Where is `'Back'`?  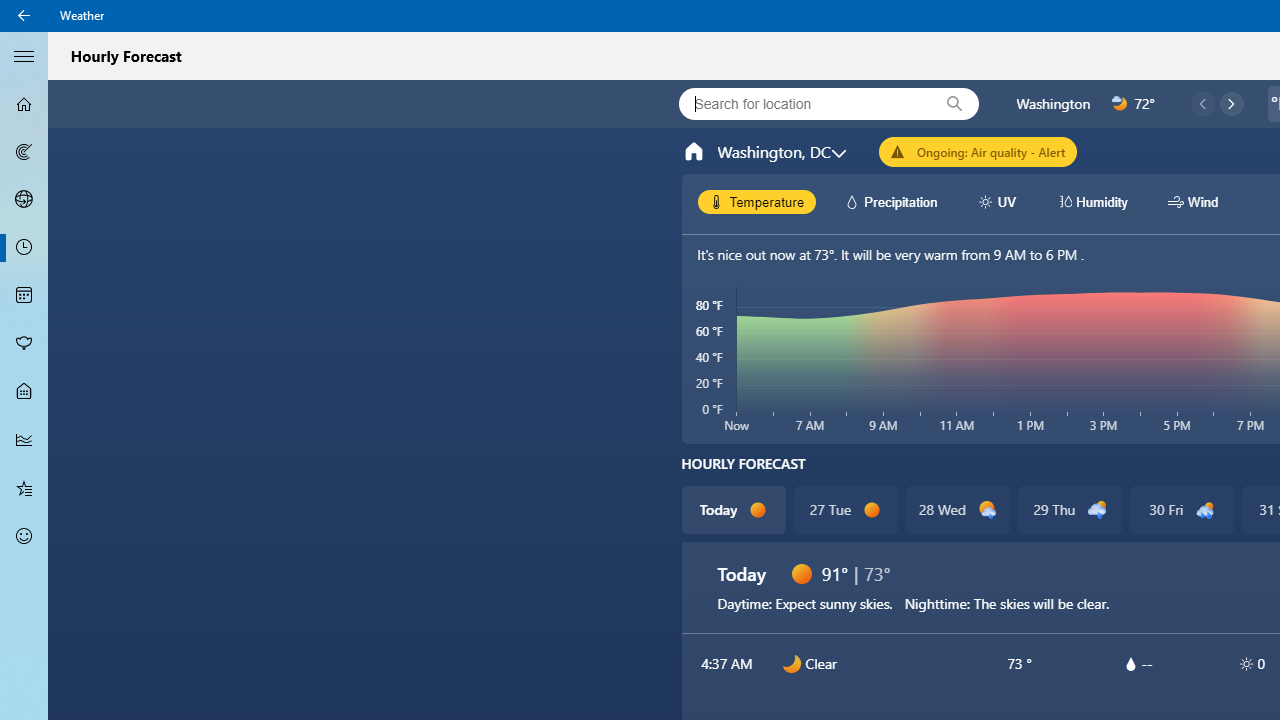
'Back' is located at coordinates (24, 15).